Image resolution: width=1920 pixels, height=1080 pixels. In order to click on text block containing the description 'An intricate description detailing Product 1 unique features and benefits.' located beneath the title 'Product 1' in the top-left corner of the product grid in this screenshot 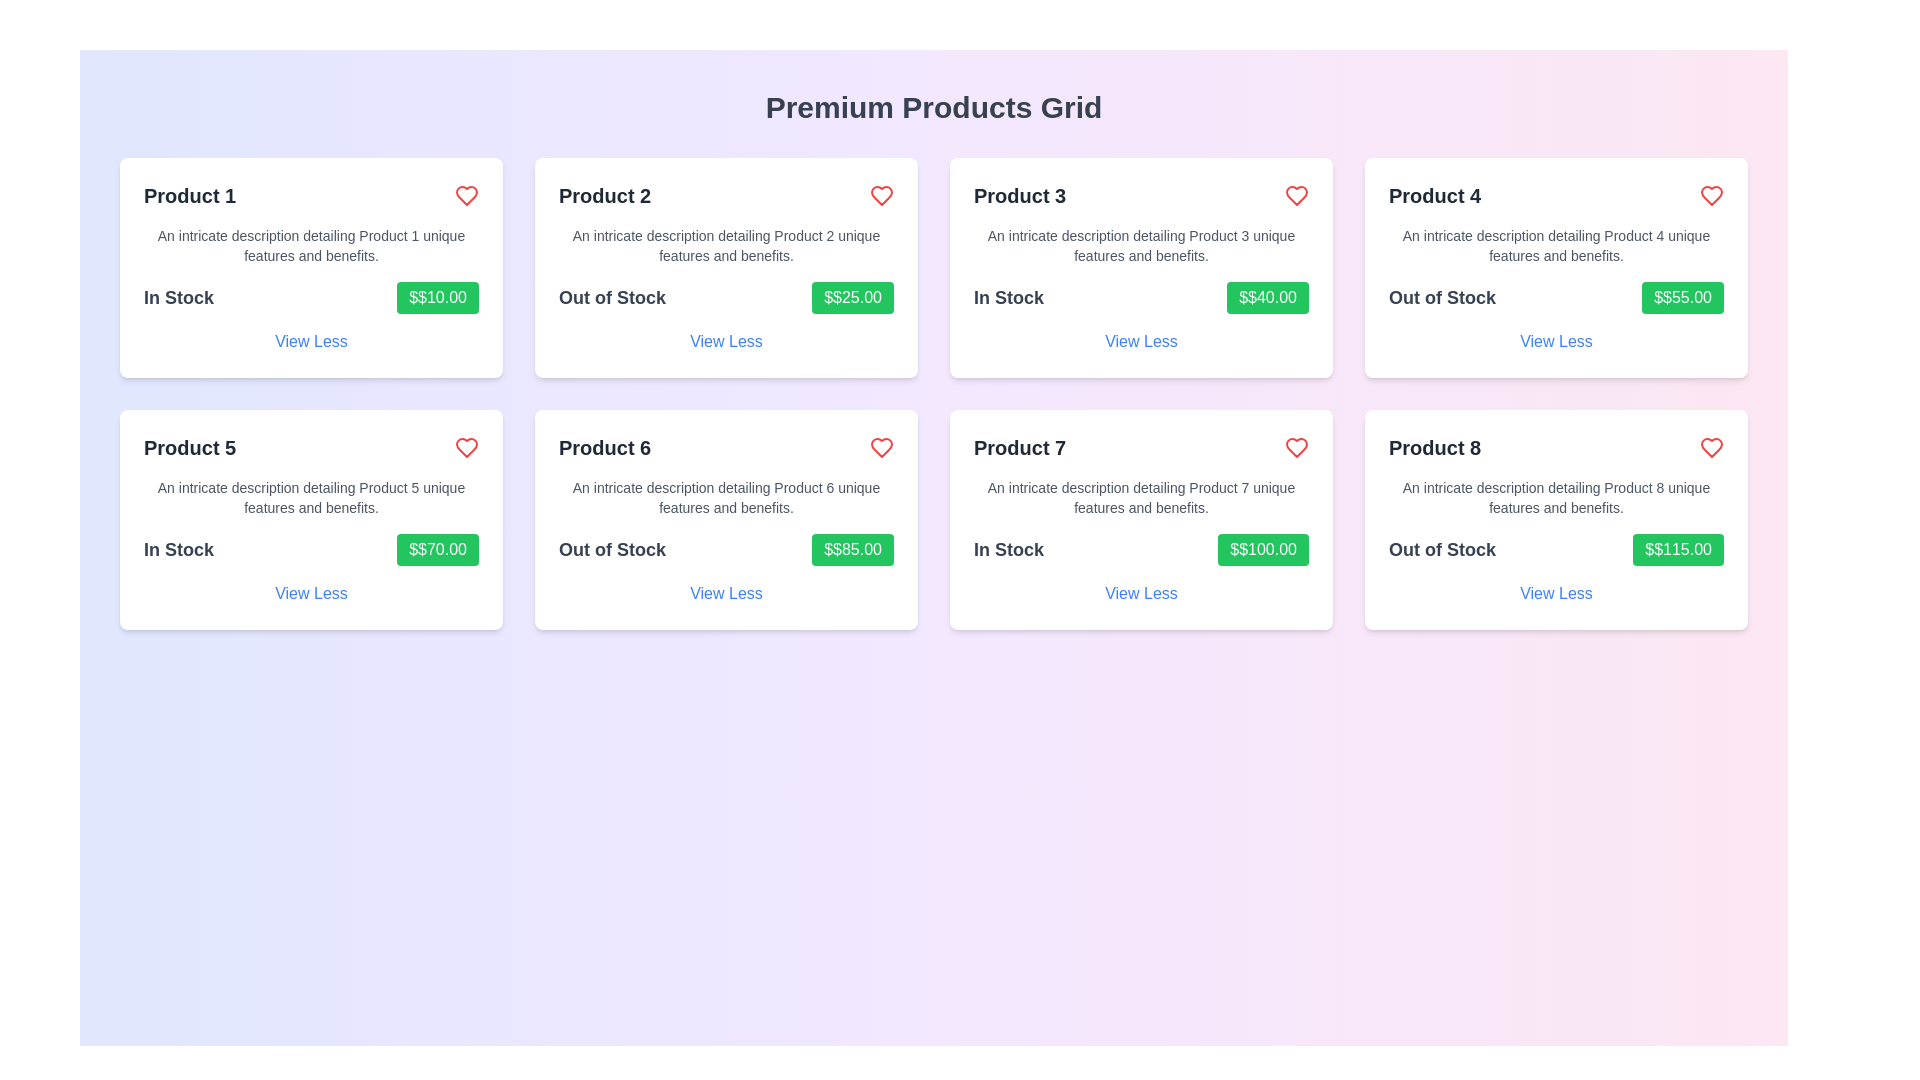, I will do `click(310, 245)`.